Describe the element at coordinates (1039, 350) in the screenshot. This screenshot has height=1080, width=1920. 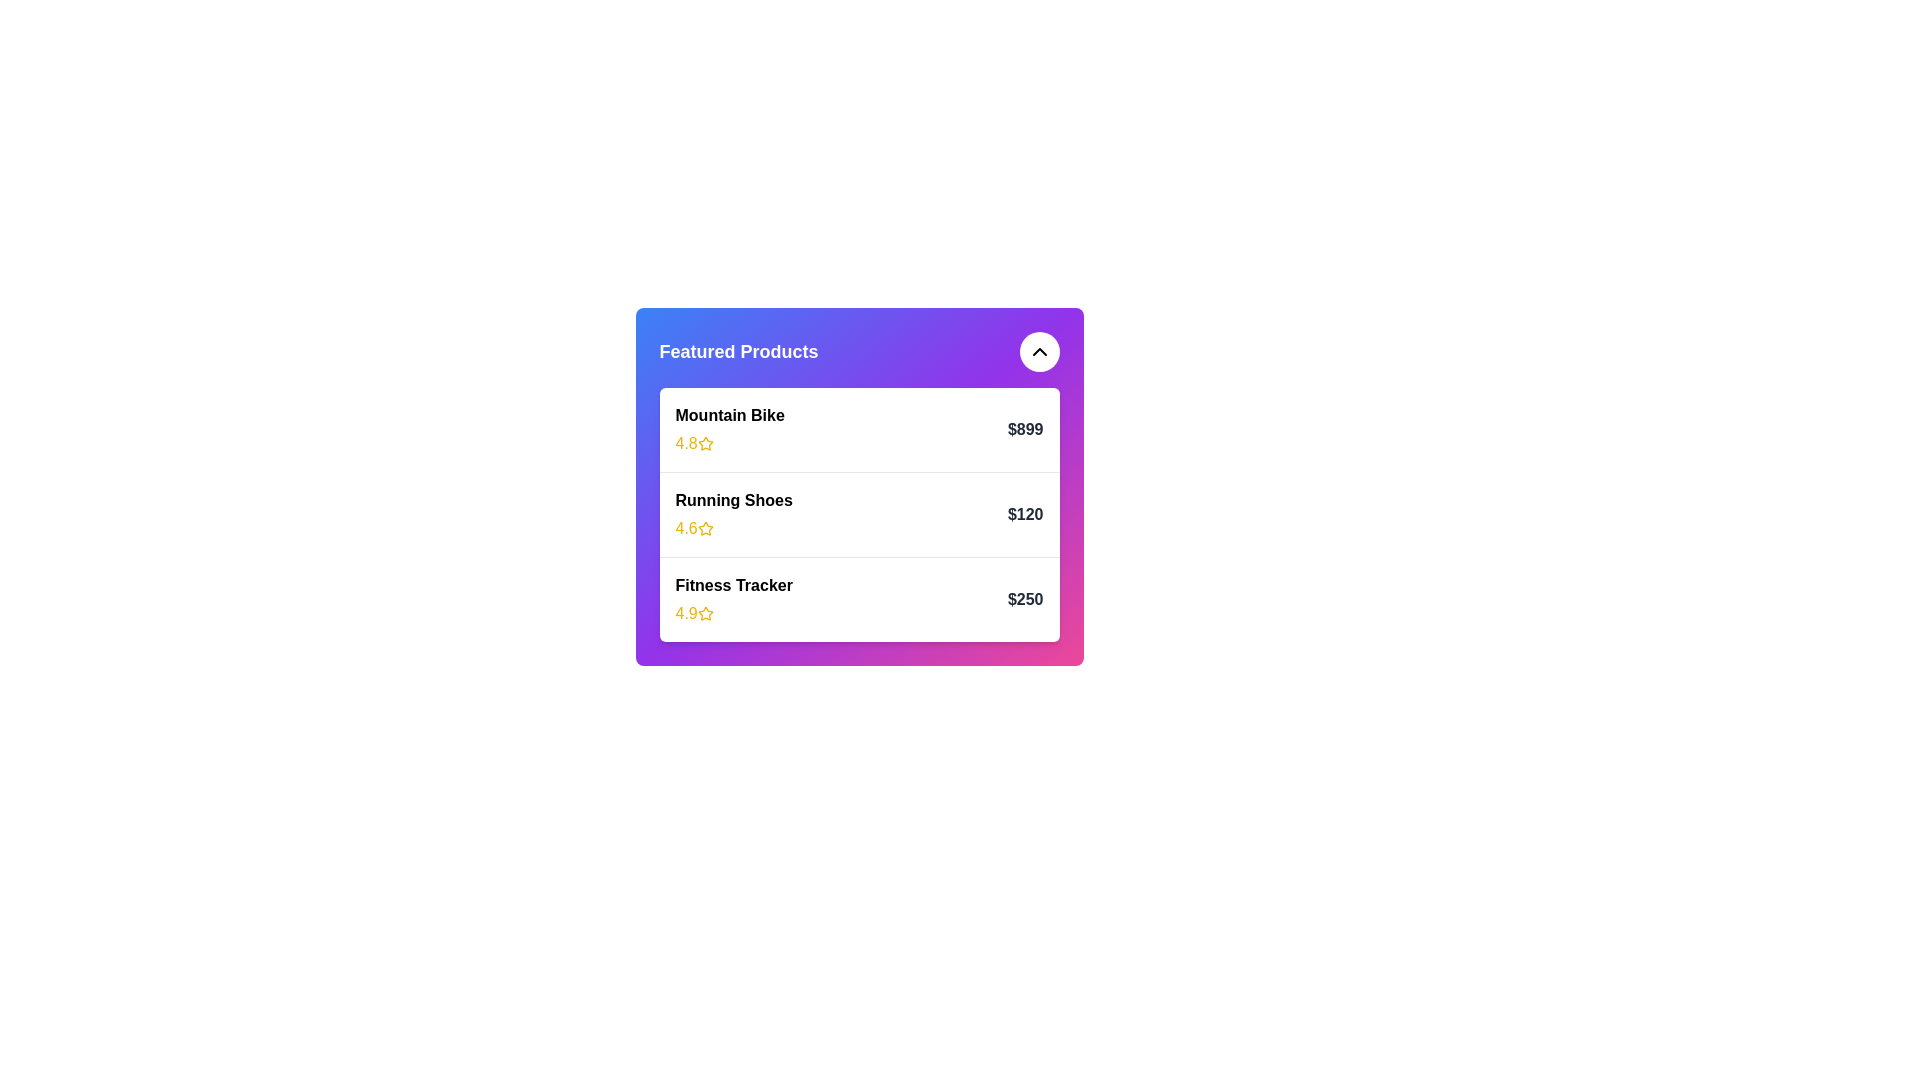
I see `the upward scrolling button located in the top-right corner of the 'Featured Products' section` at that location.